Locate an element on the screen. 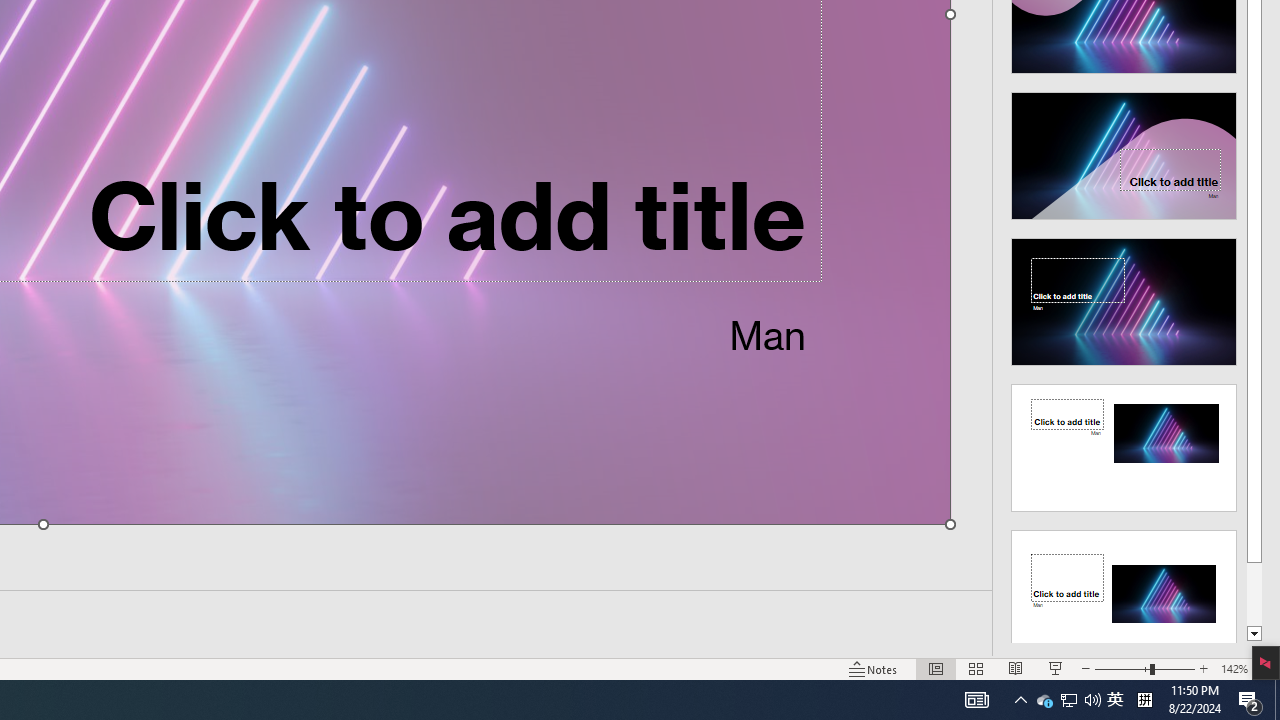 This screenshot has width=1280, height=720. 'Zoom 142%' is located at coordinates (1233, 669).